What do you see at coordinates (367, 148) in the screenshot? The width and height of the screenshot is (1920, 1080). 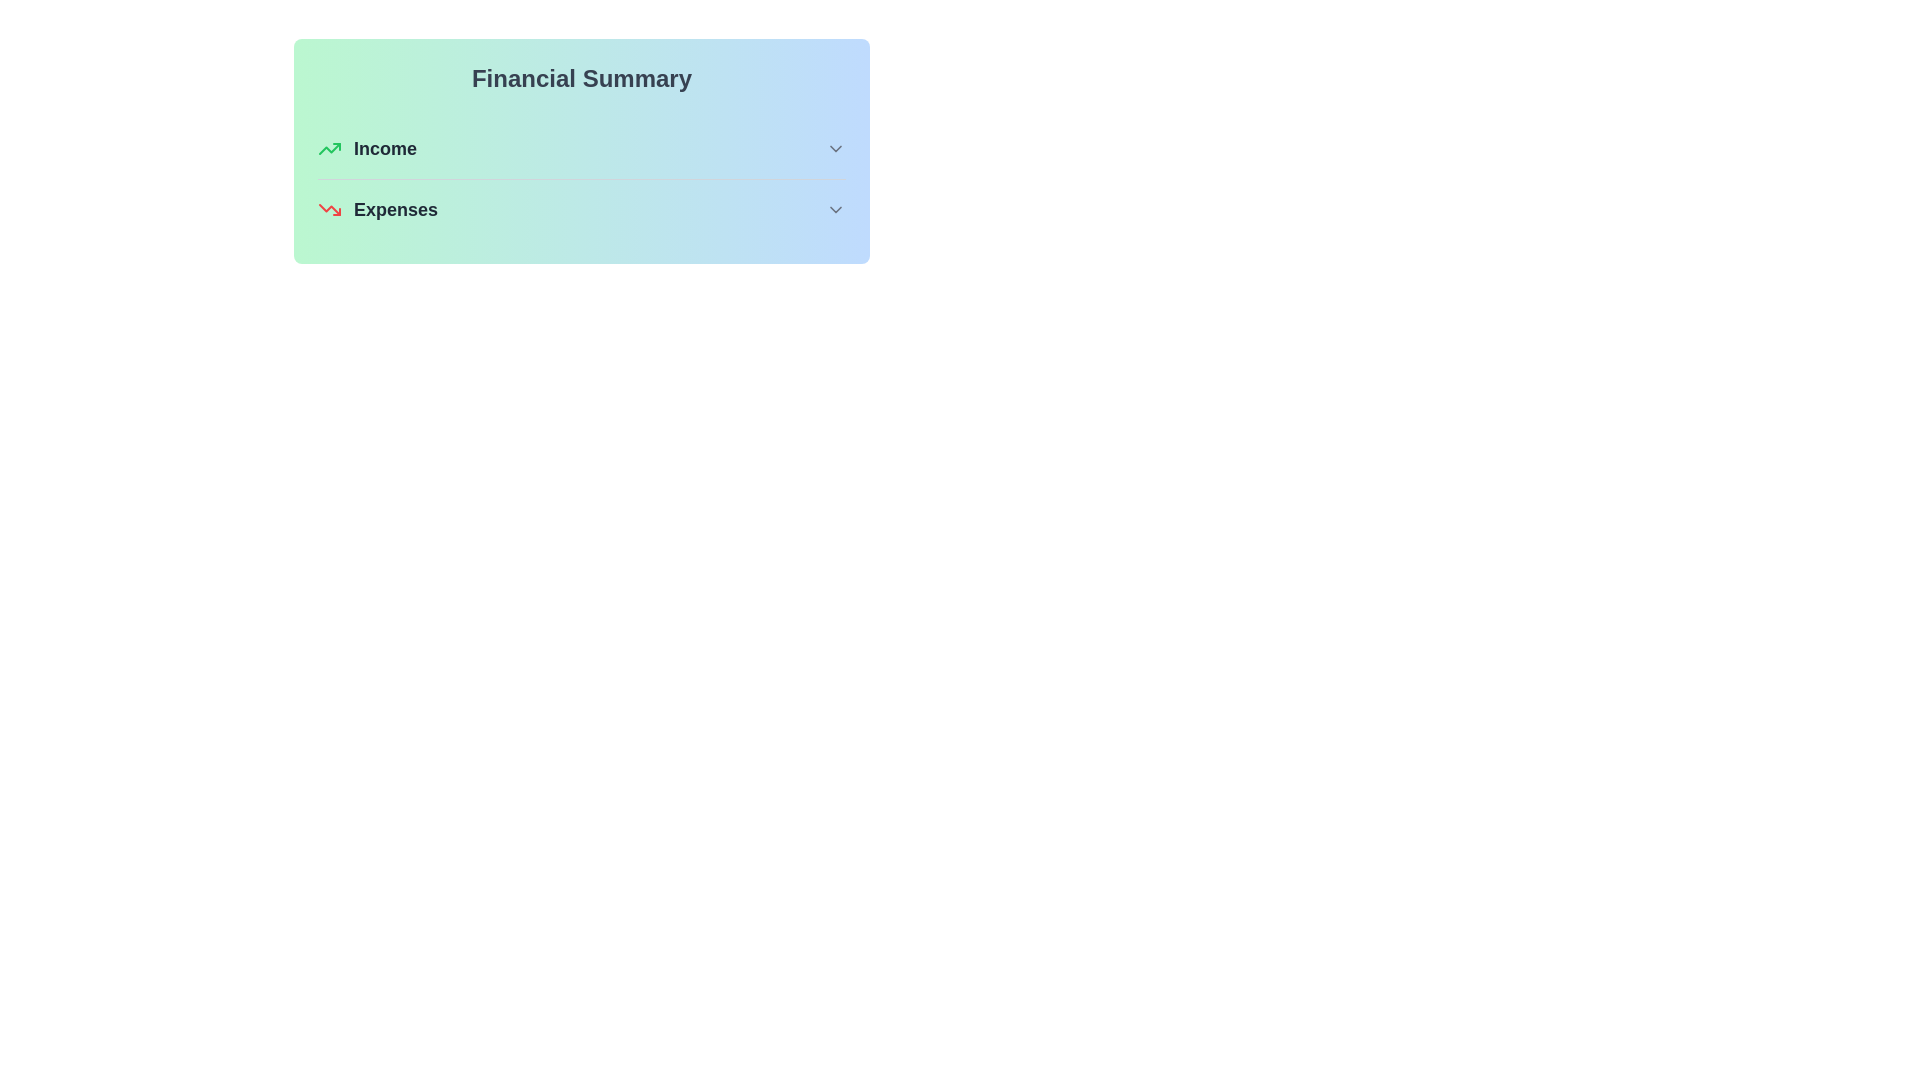 I see `the 'Income' text element, which is the first label in the Financial Summary section and positioned above the 'Expenses' label` at bounding box center [367, 148].